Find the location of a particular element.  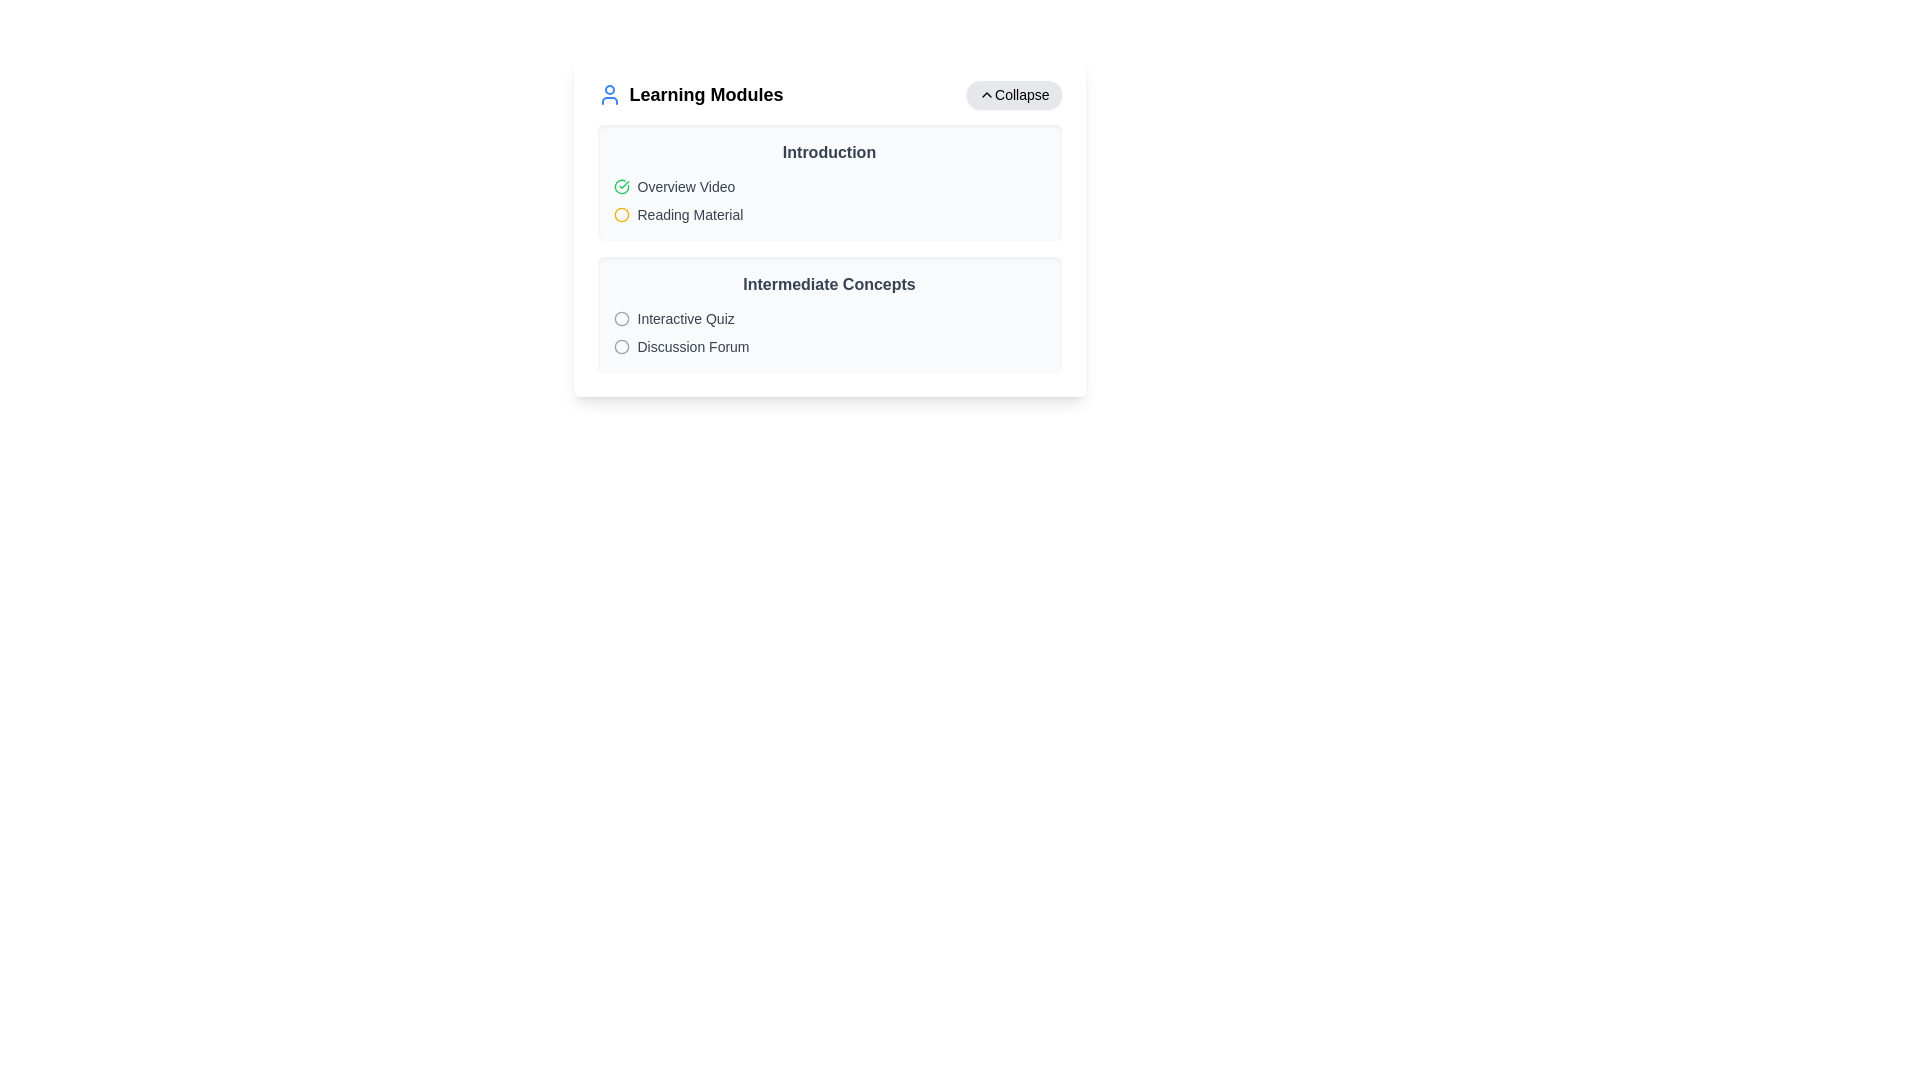

the small, outlined, circular gray icon located to the left of the text 'Interactive Quiz' in the 'Intermediate Concepts' section is located at coordinates (620, 318).